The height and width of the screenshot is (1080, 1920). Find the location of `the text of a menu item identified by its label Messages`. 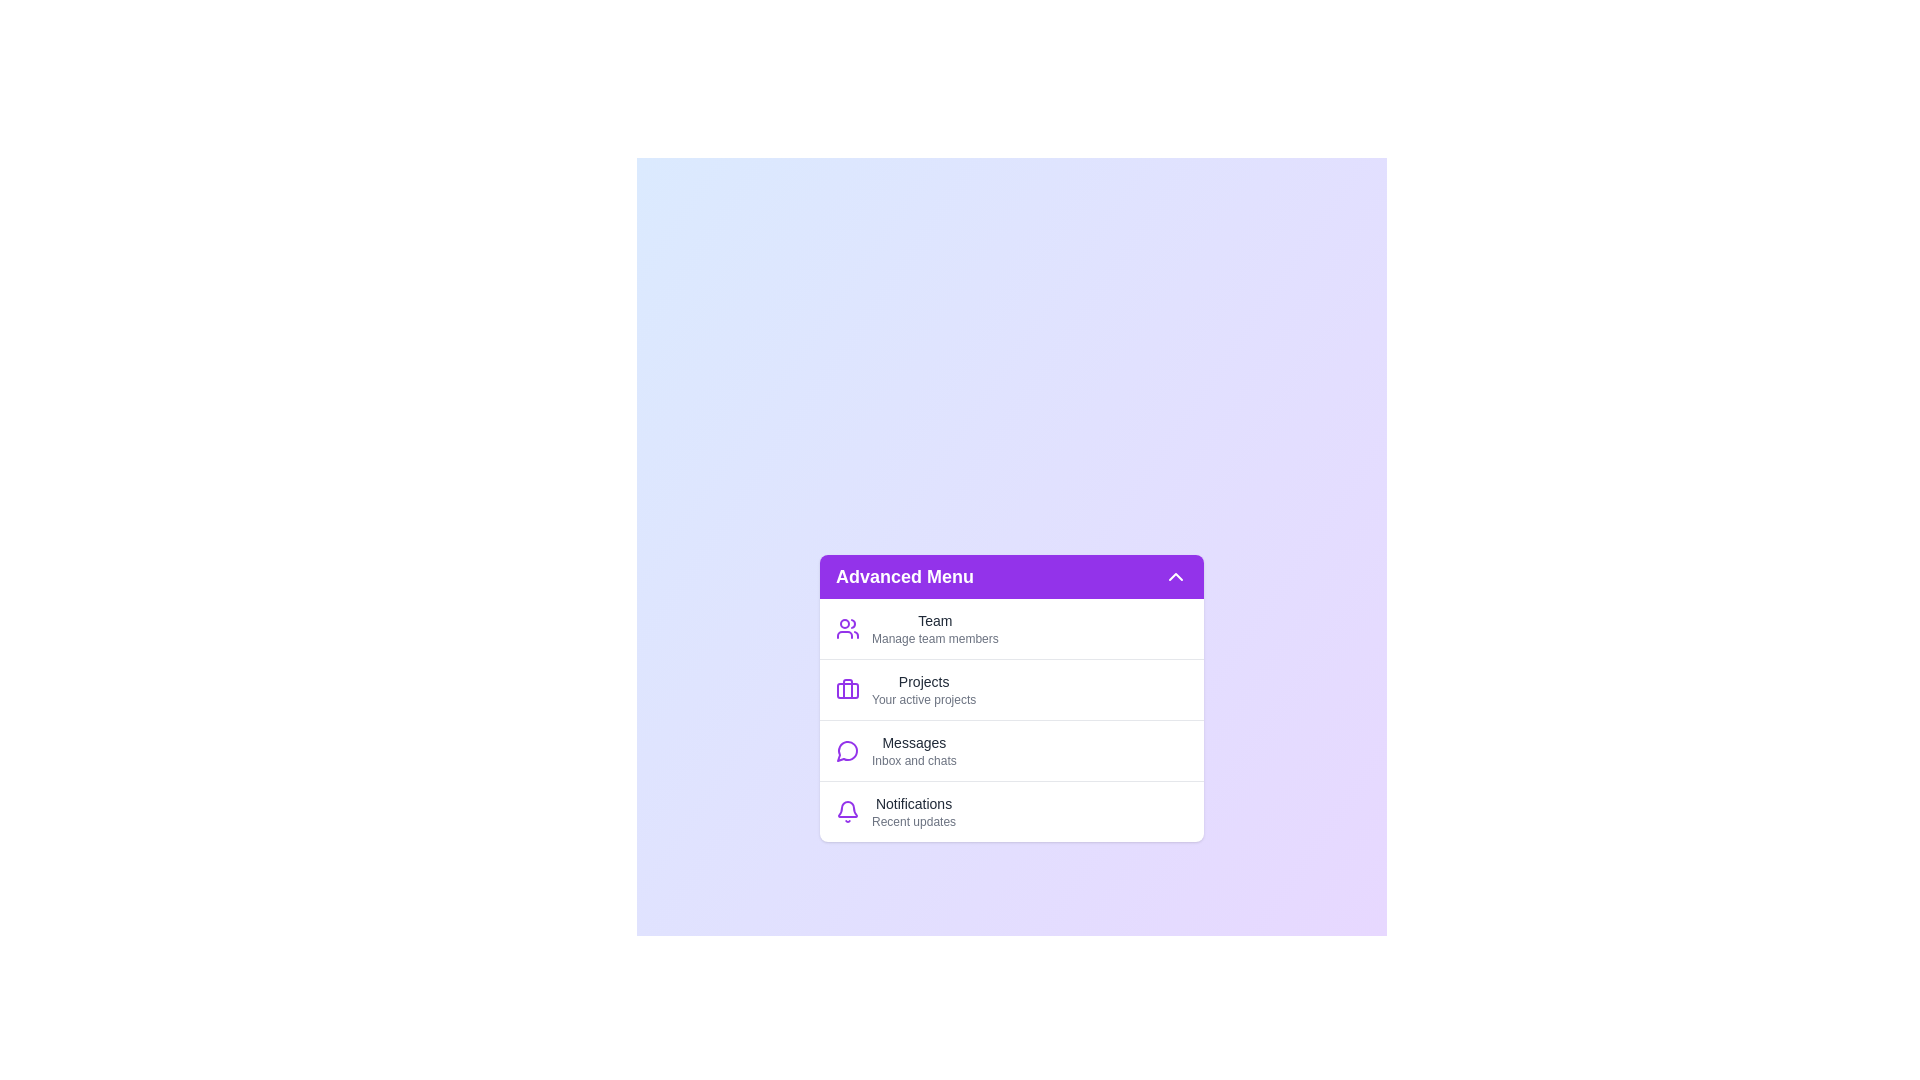

the text of a menu item identified by its label Messages is located at coordinates (912, 749).